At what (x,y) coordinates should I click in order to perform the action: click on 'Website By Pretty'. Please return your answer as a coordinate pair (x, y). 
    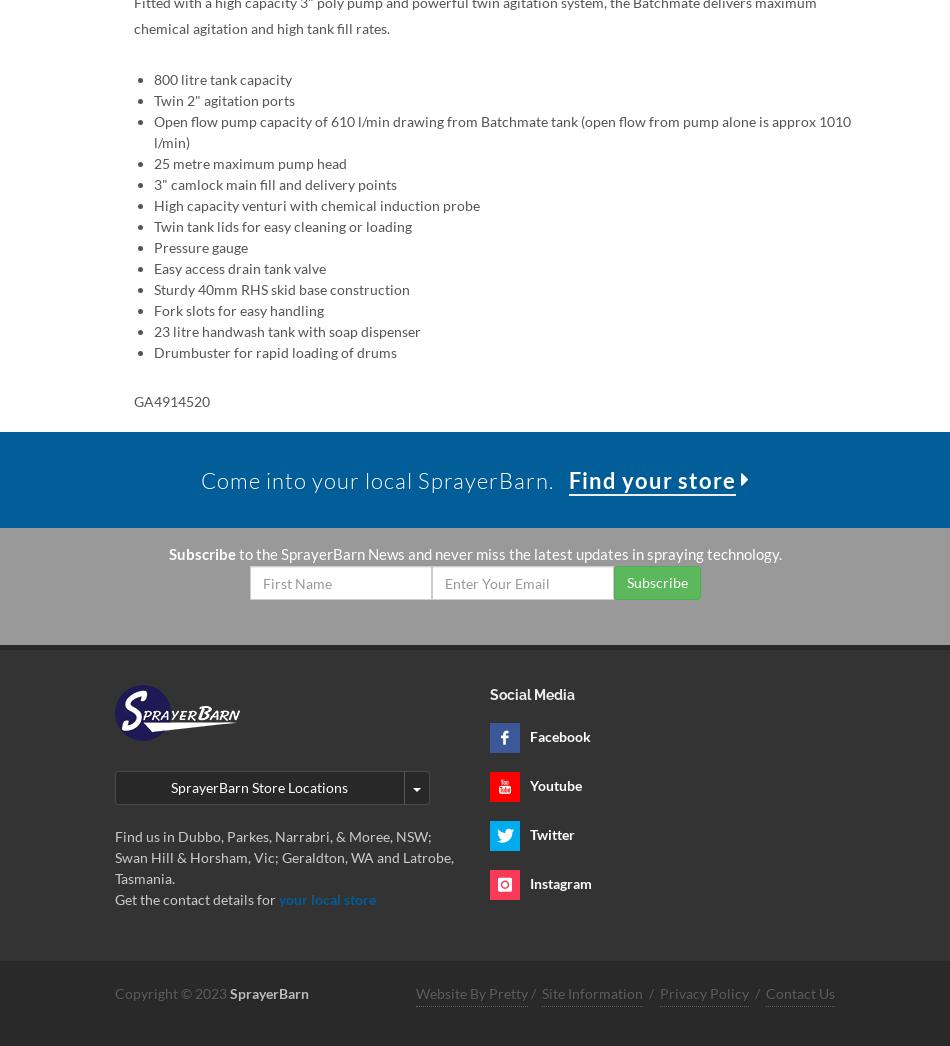
    Looking at the image, I should click on (413, 992).